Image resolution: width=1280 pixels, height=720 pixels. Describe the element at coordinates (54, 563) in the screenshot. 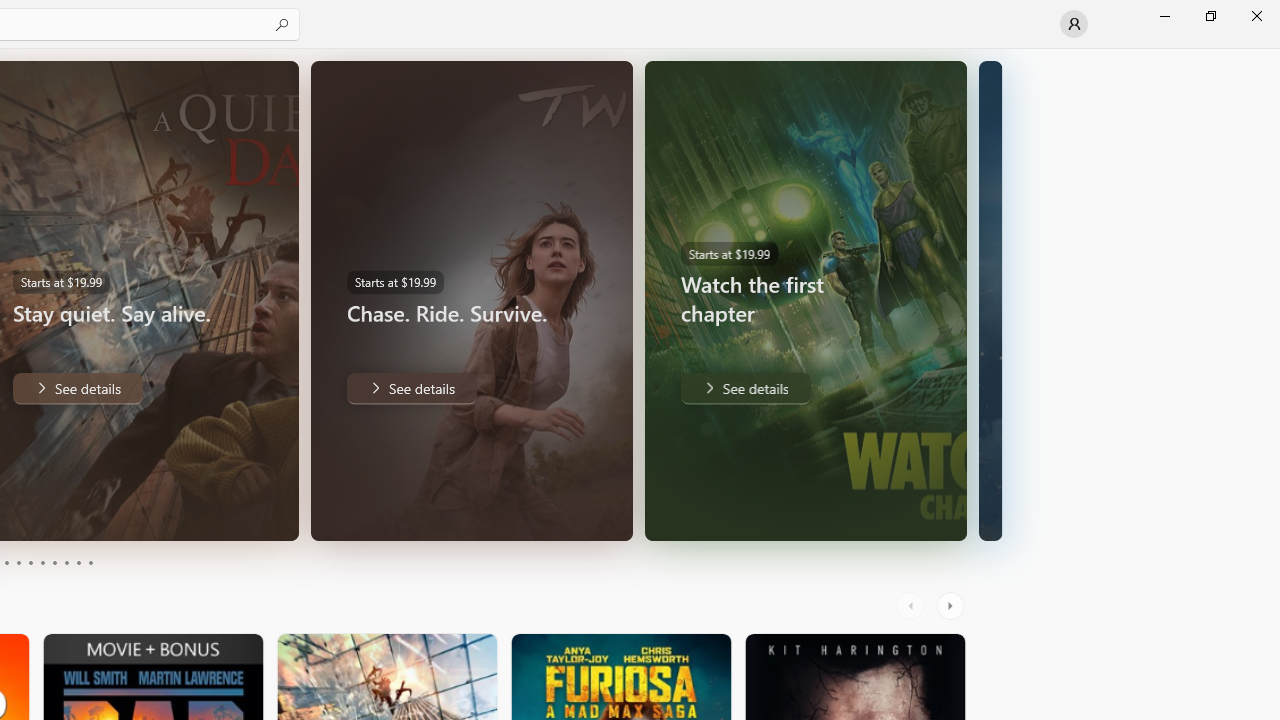

I see `'Page 7'` at that location.